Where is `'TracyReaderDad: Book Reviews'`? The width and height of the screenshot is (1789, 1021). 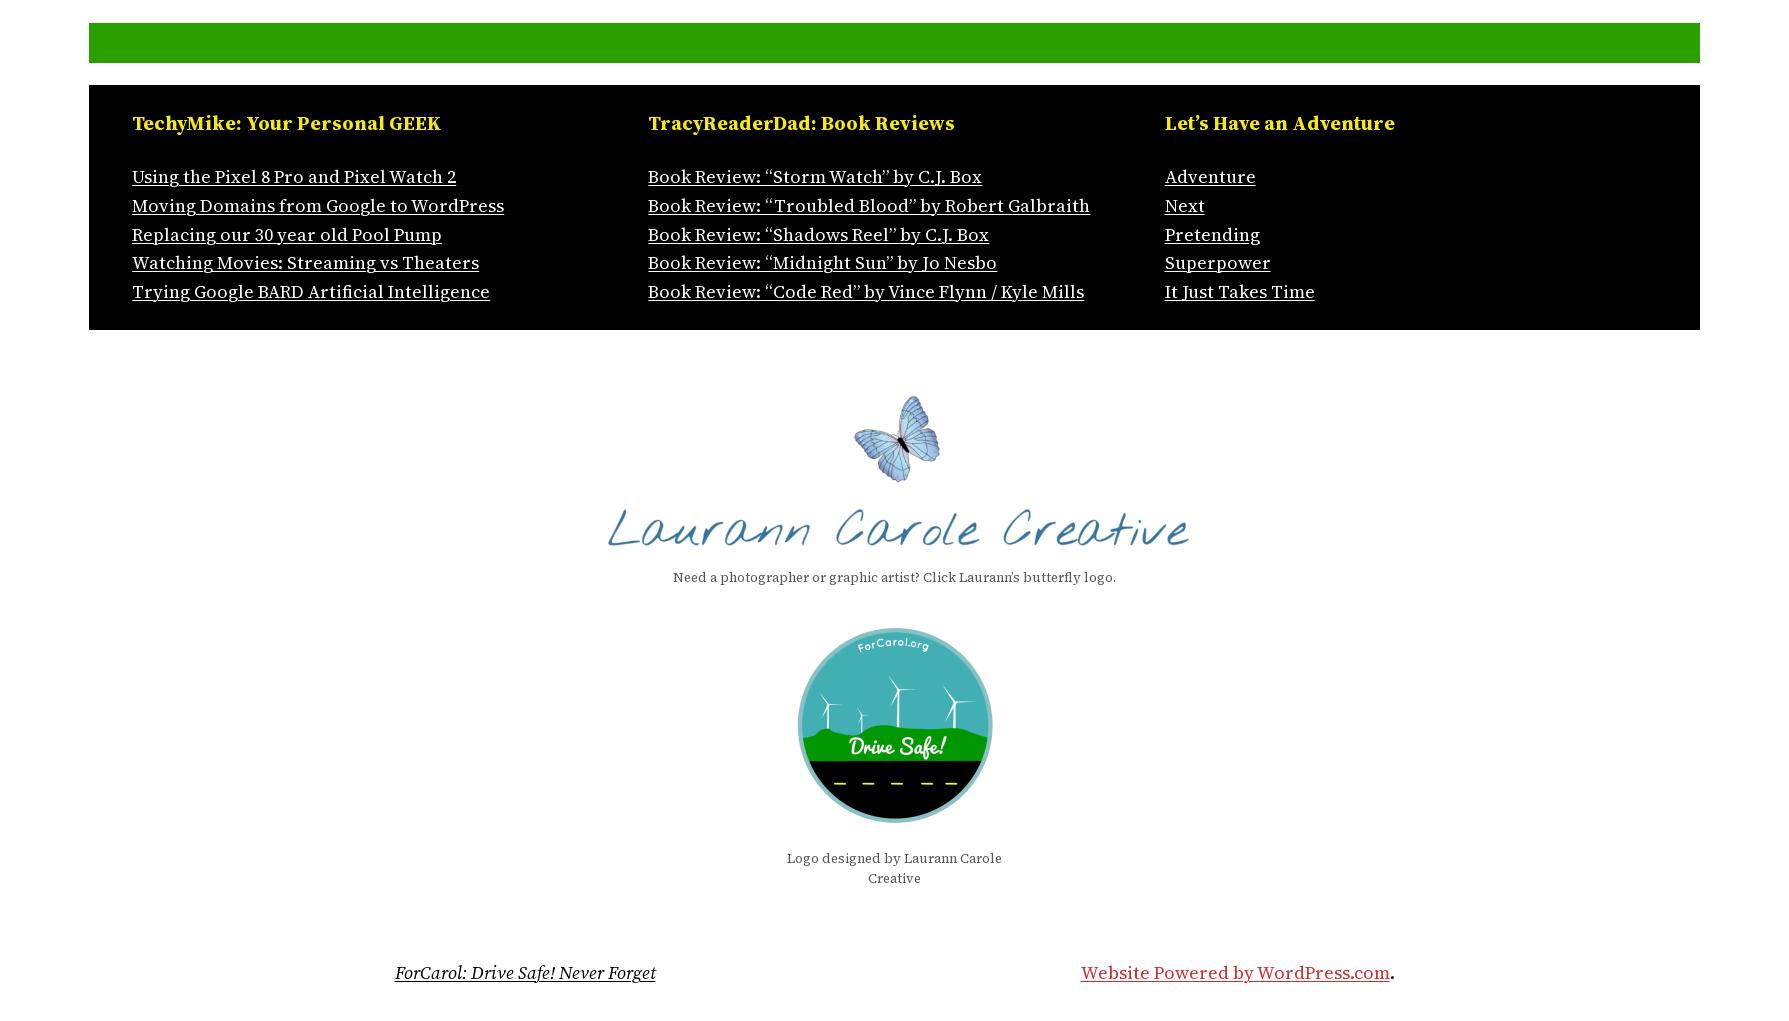
'TracyReaderDad: Book Reviews' is located at coordinates (801, 123).